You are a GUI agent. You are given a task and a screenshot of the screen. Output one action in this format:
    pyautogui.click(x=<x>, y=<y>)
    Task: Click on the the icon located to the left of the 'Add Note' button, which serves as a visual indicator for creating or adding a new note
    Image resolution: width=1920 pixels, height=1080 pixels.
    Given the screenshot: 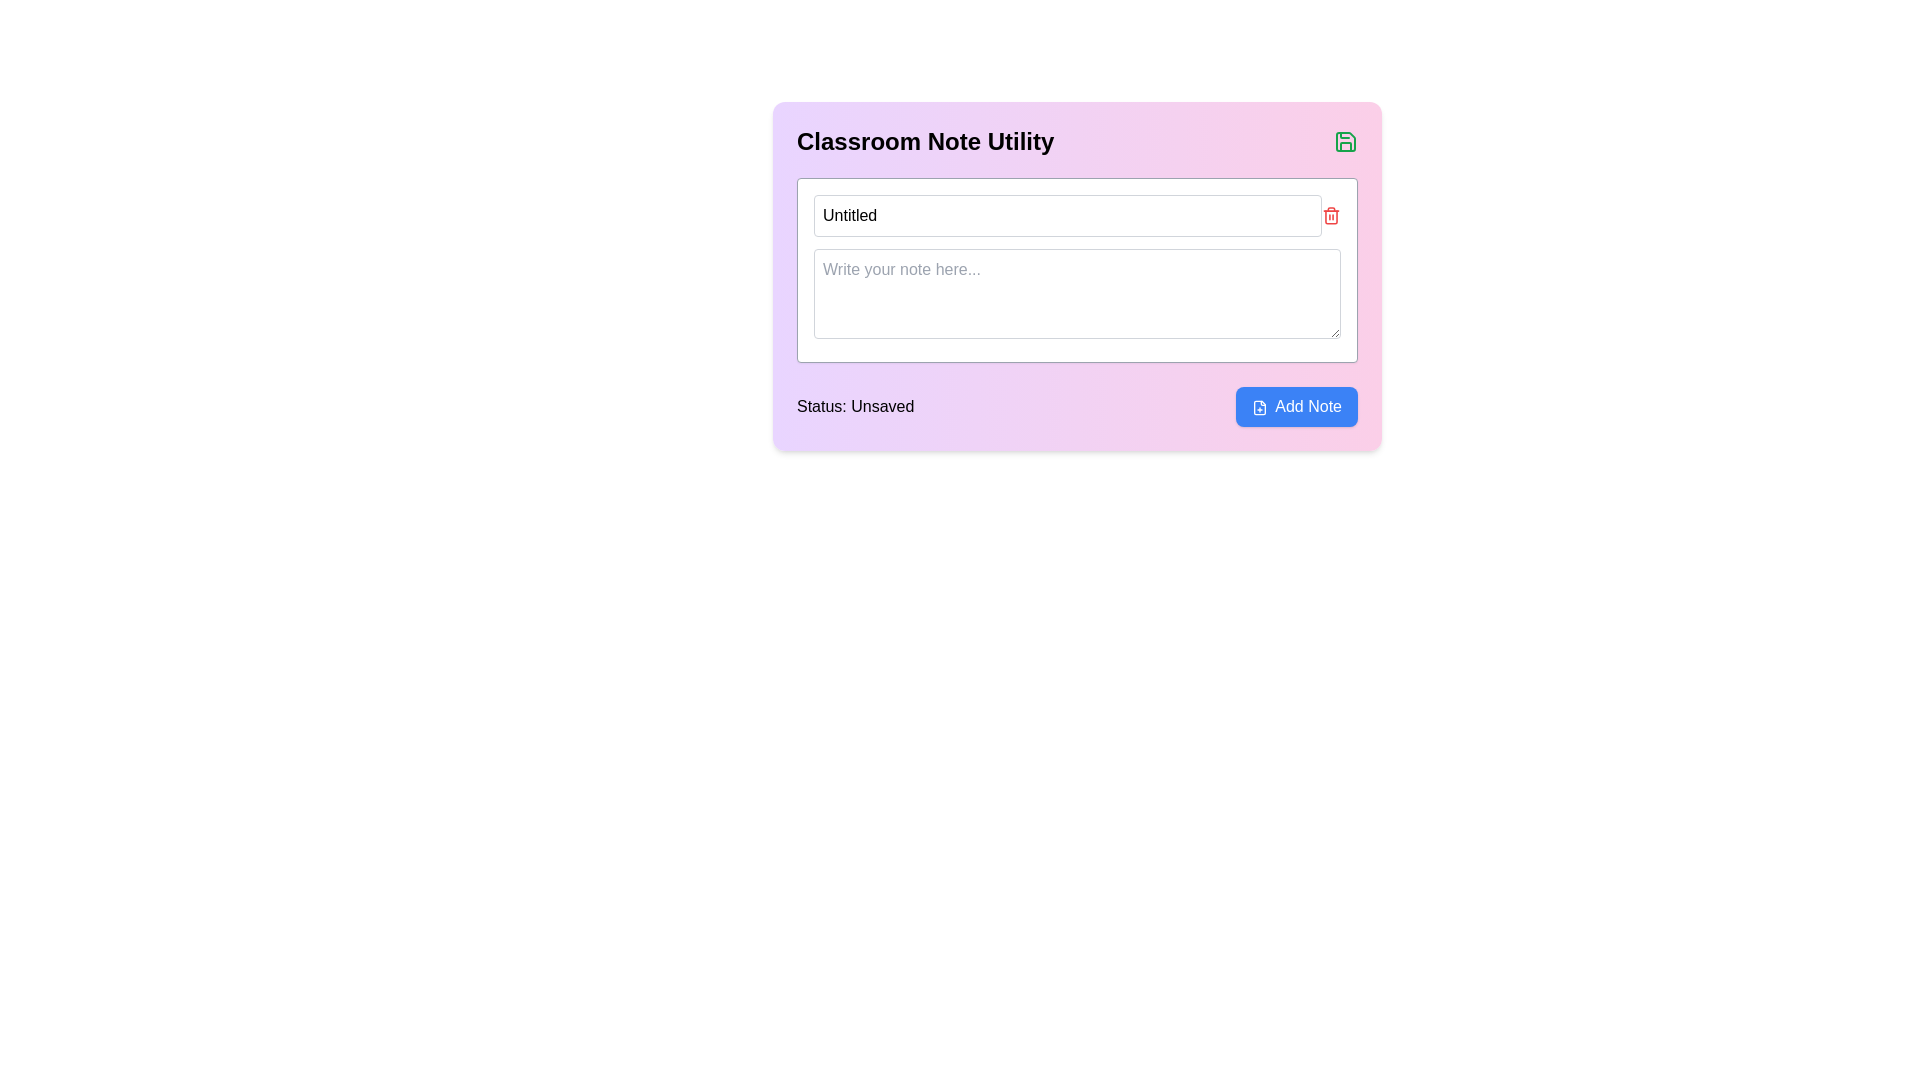 What is the action you would take?
    pyautogui.click(x=1258, y=406)
    